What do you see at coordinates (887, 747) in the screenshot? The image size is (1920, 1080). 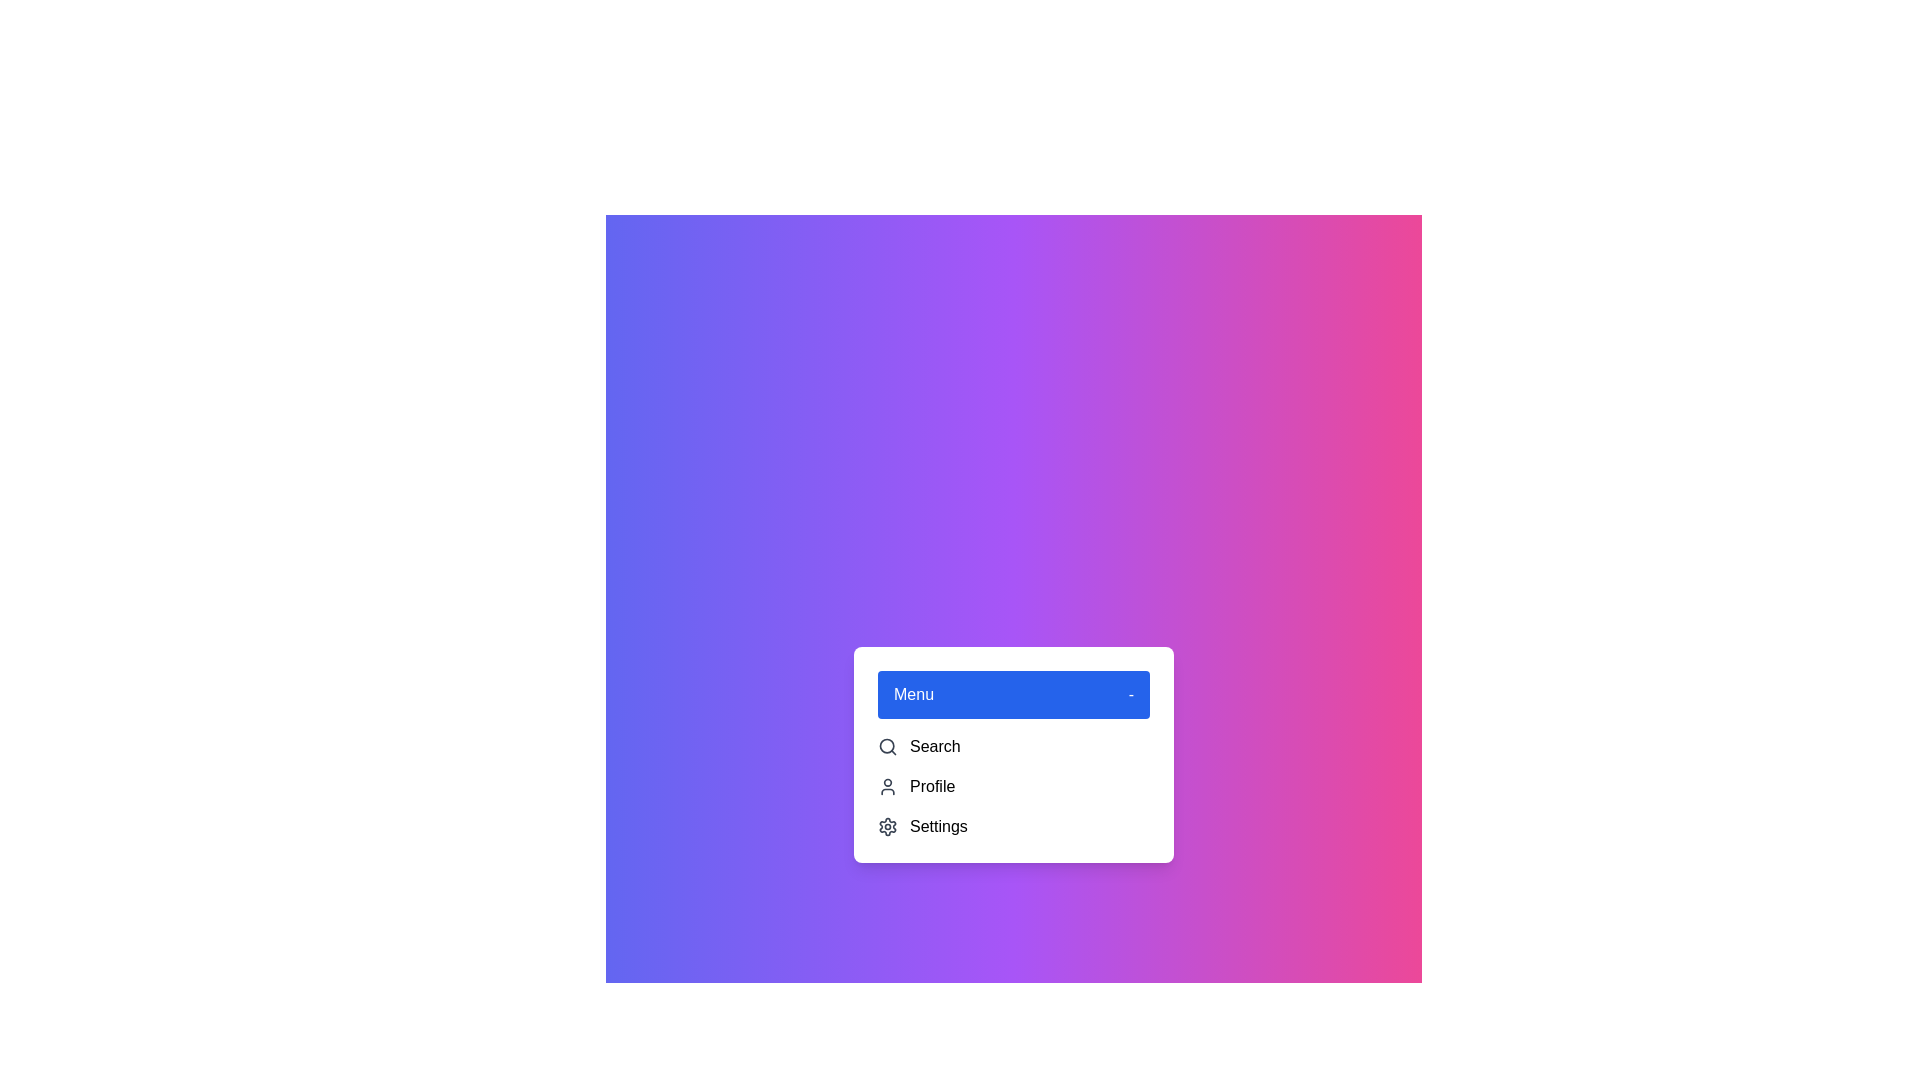 I see `the icon and label for Search in the dropdown menu` at bounding box center [887, 747].